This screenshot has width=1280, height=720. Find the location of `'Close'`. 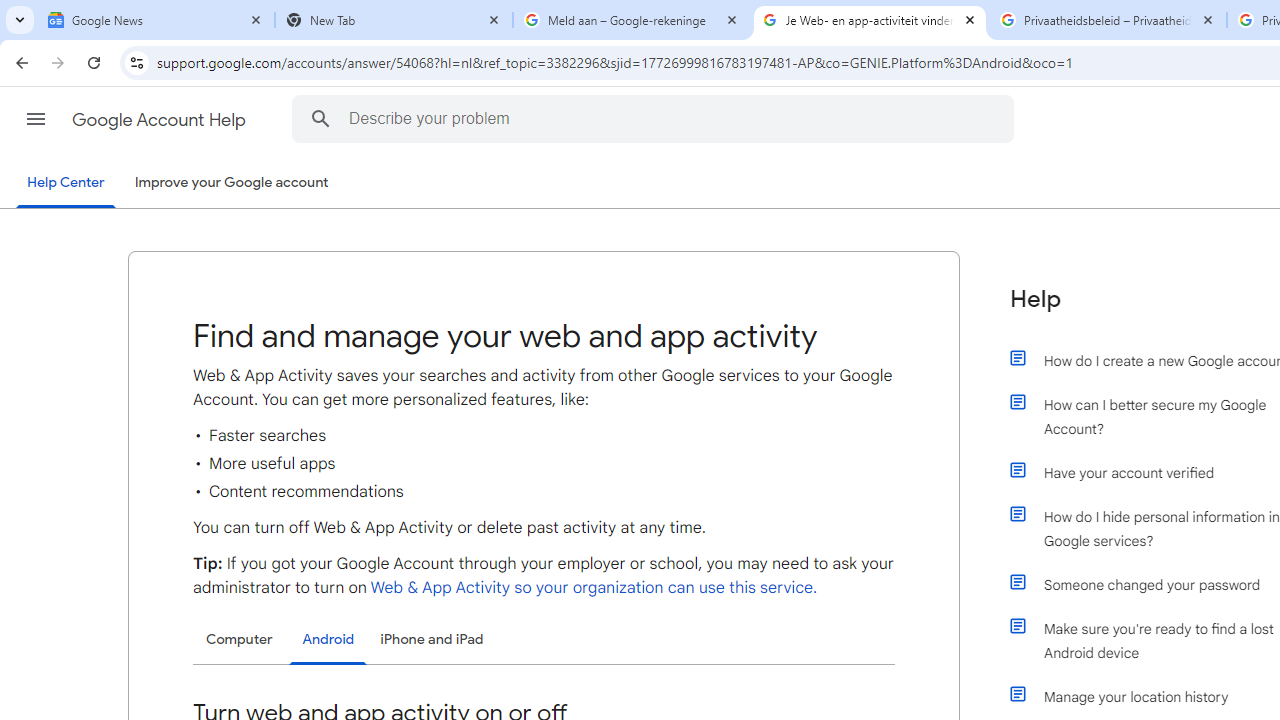

'Close' is located at coordinates (1207, 19).